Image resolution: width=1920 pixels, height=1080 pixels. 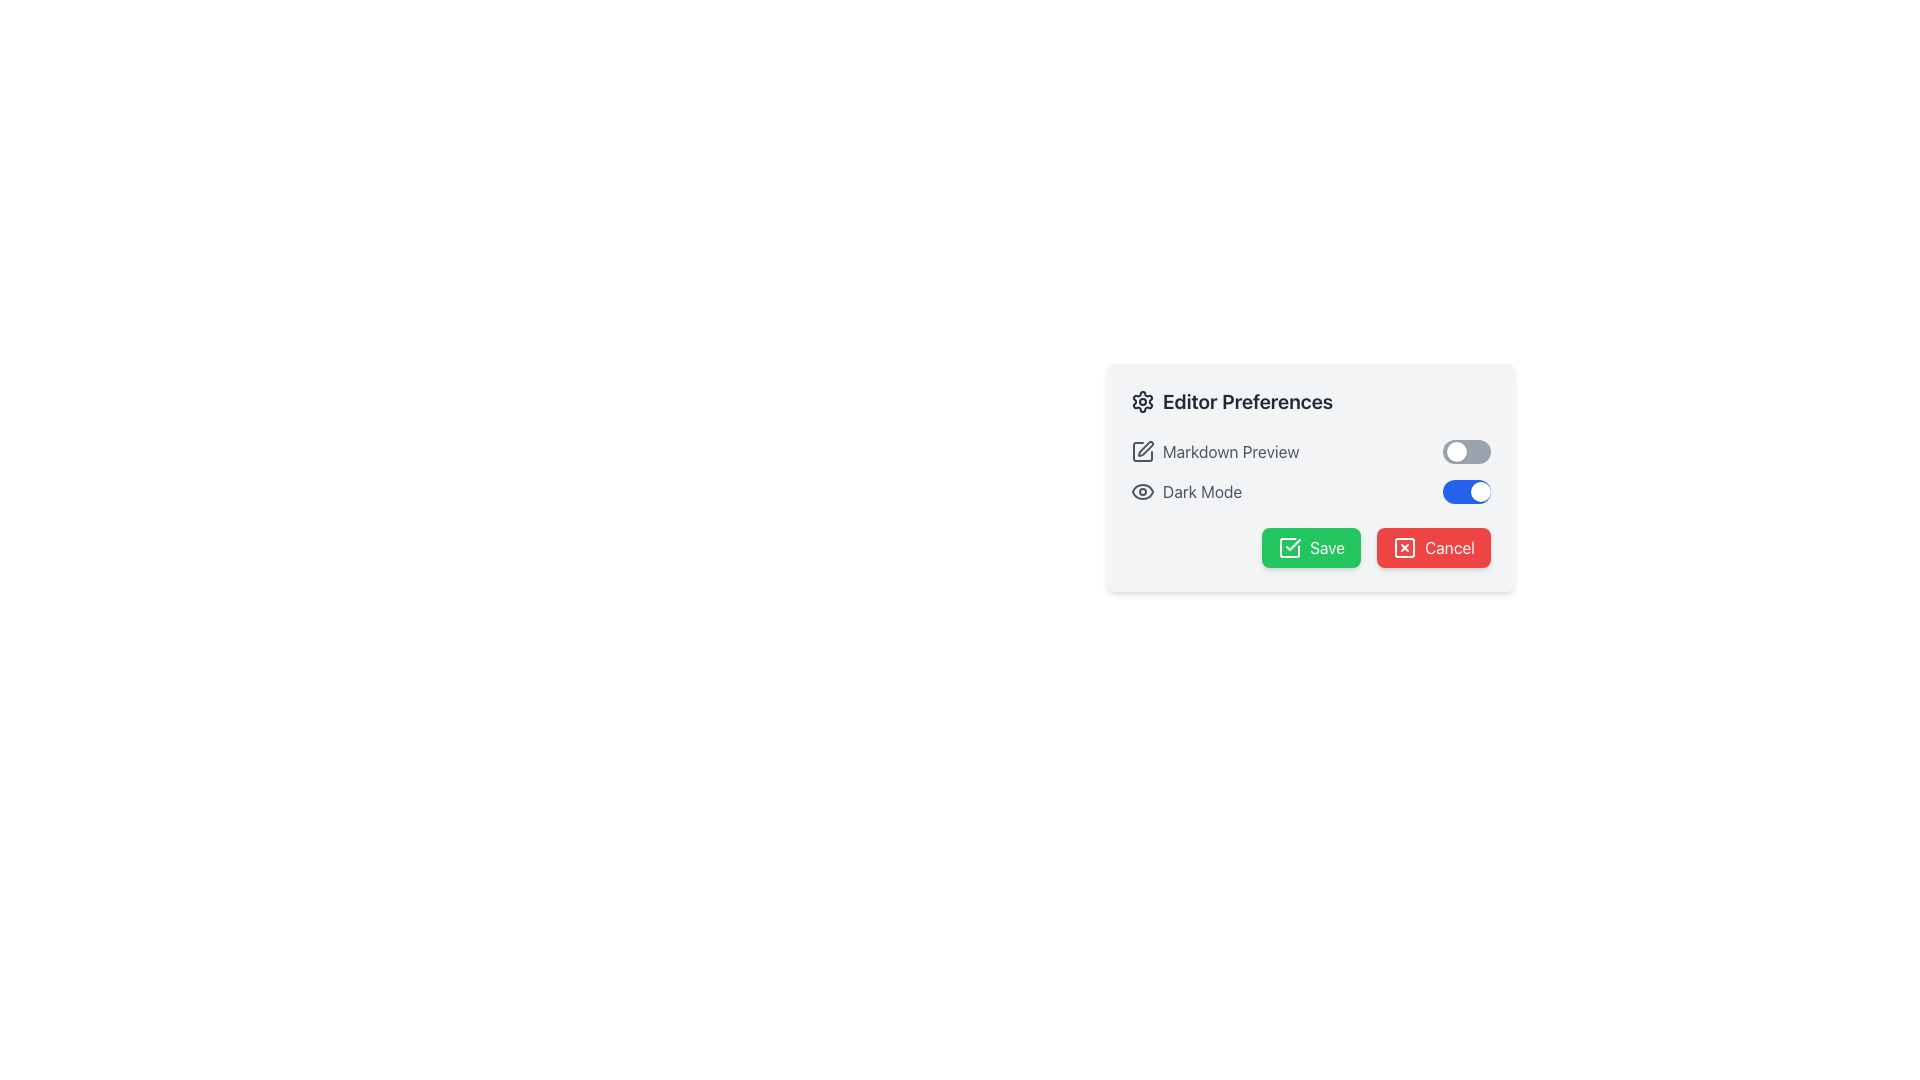 I want to click on the header text with an icon that introduces user preferences within a bordered card-like section to possibly see a tooltip, so click(x=1310, y=401).